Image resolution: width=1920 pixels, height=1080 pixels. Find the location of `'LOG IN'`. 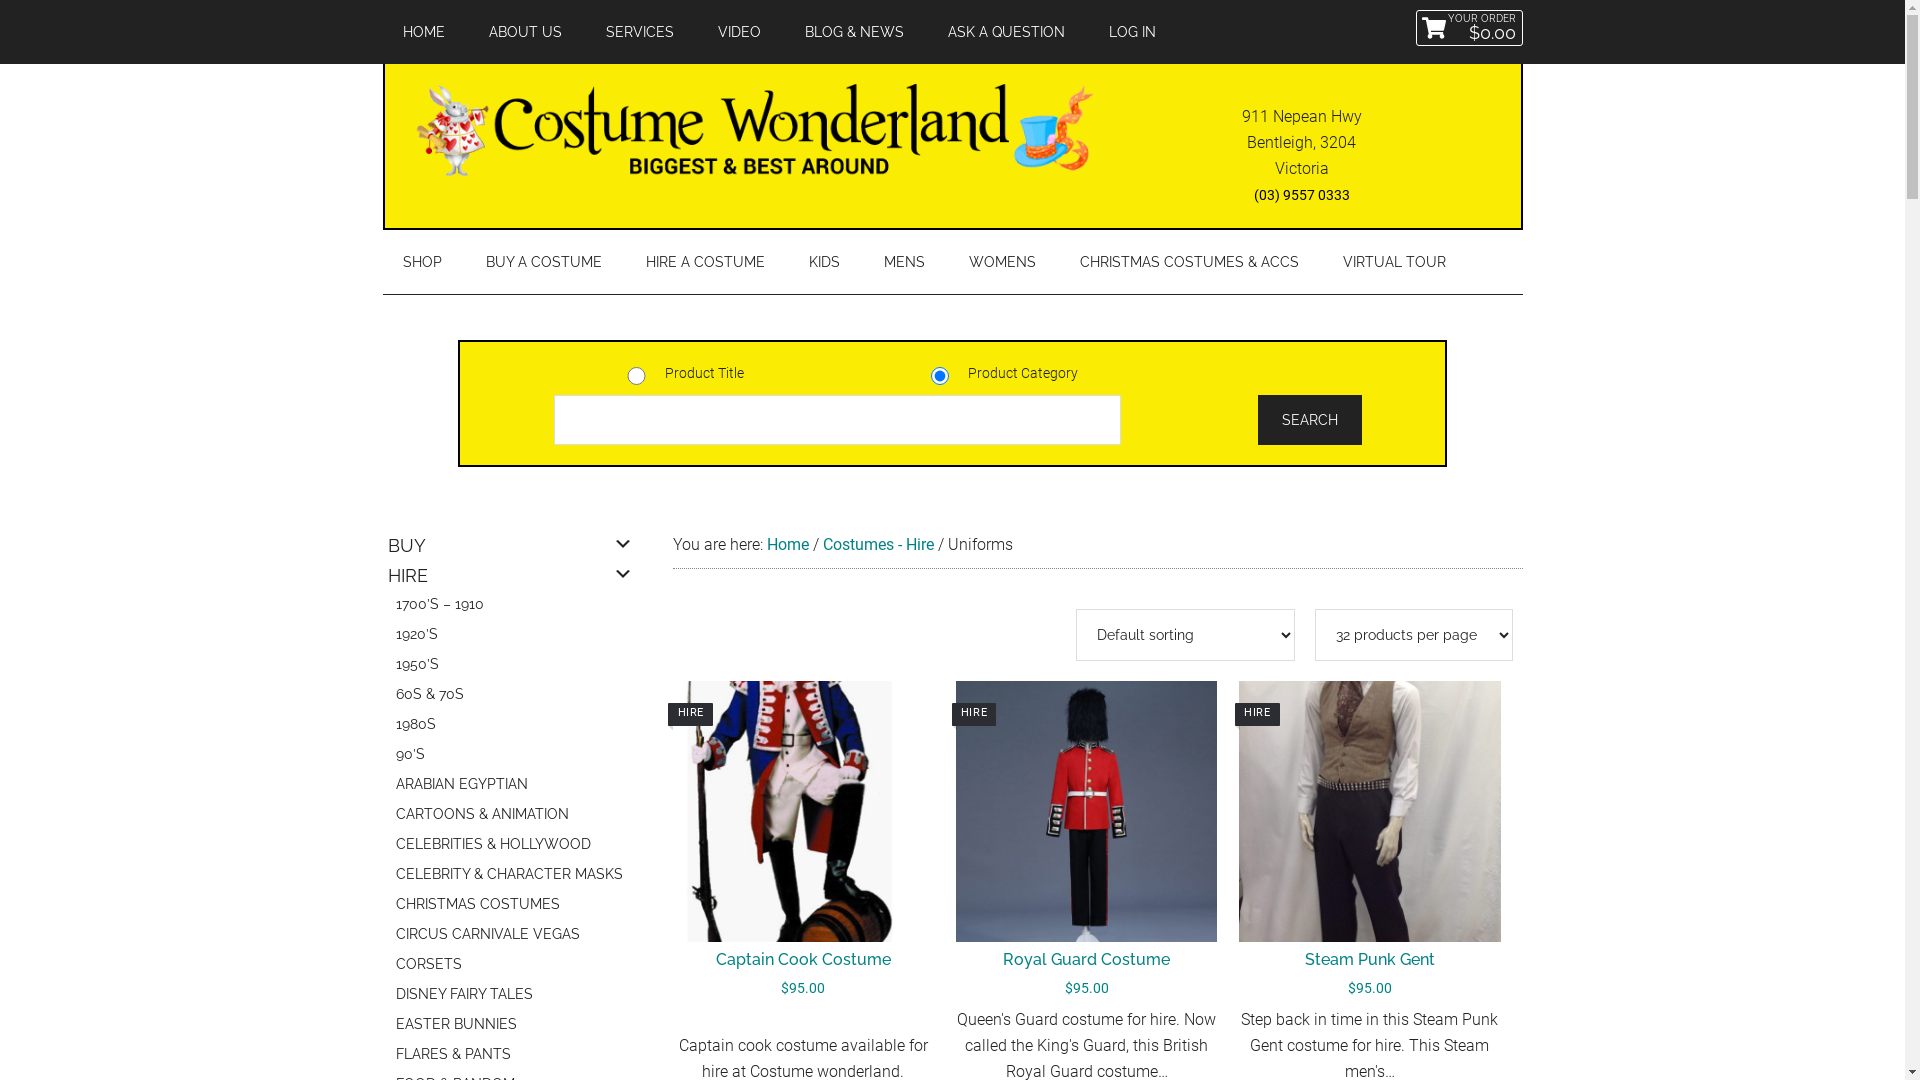

'LOG IN' is located at coordinates (1131, 31).